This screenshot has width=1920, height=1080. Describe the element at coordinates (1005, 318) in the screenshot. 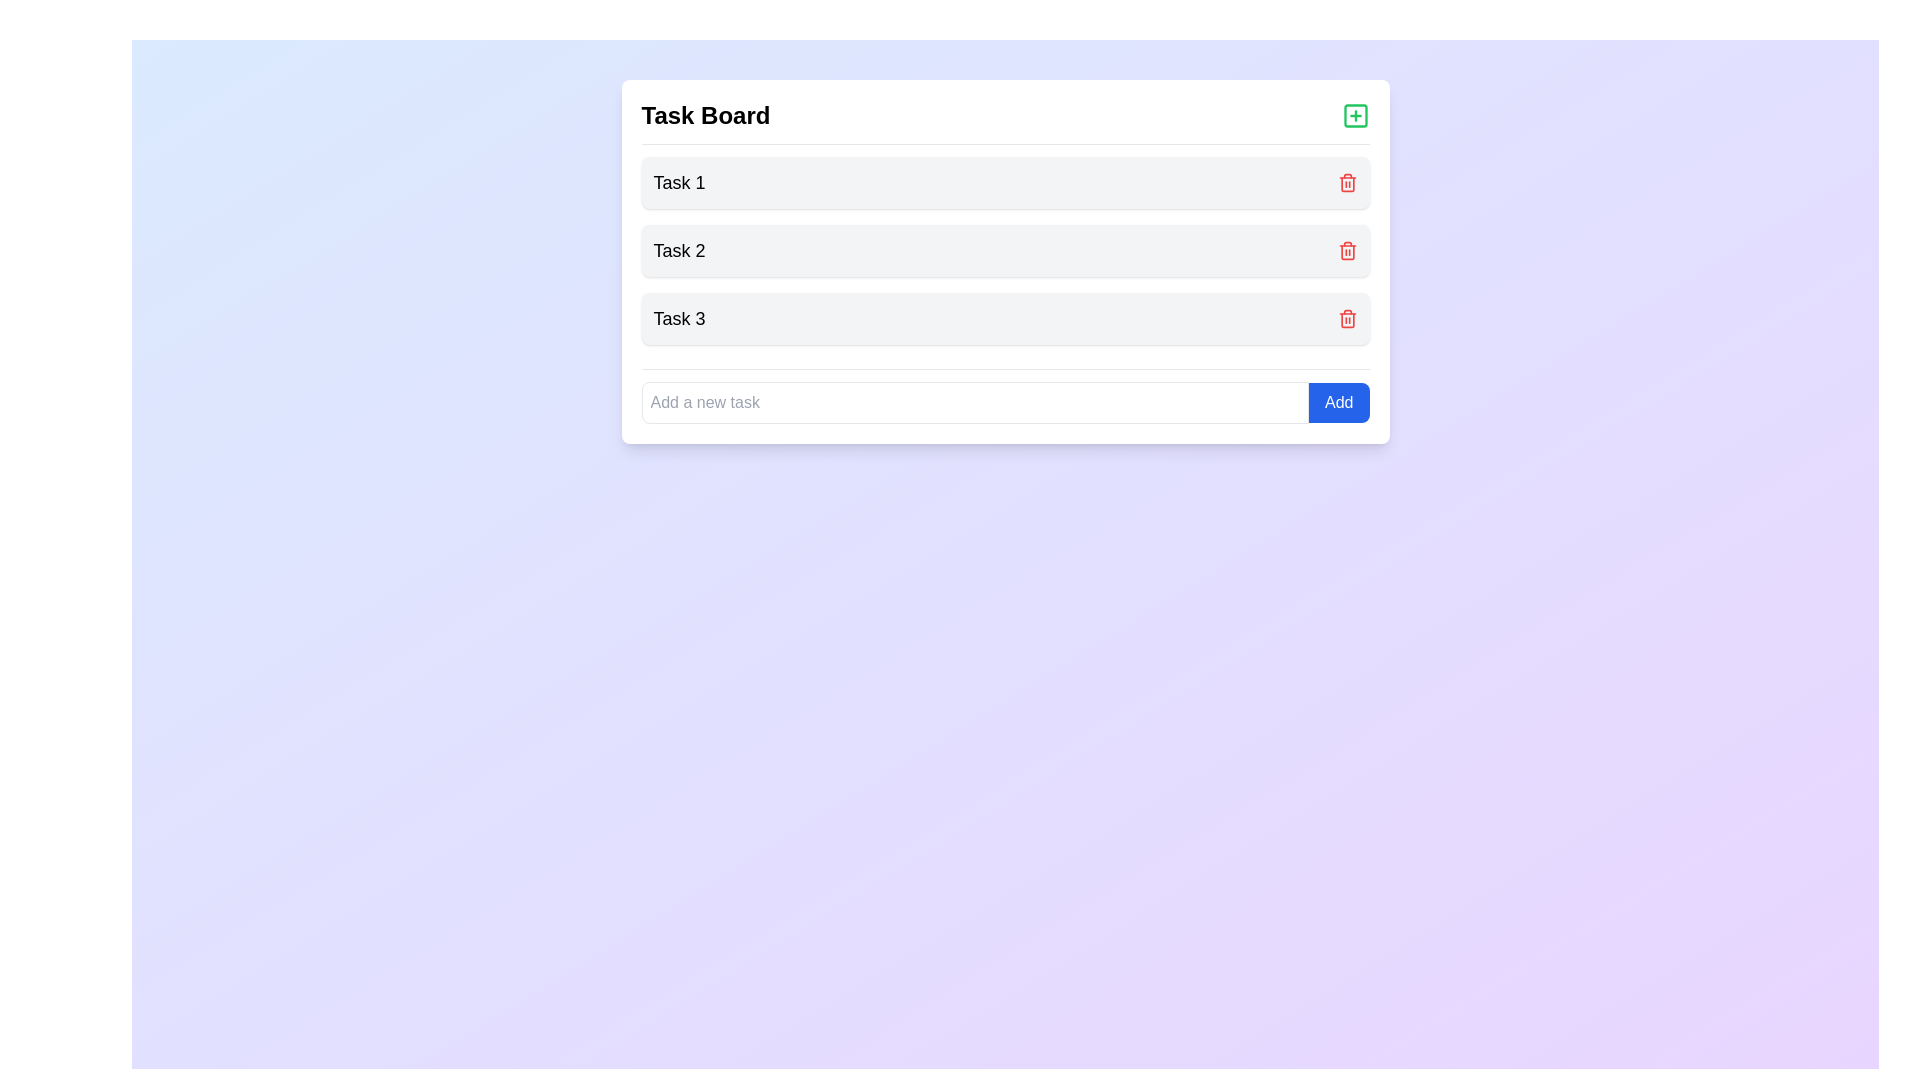

I see `to select the task 'Task 3' located in the task list of the 'Task Board'` at that location.